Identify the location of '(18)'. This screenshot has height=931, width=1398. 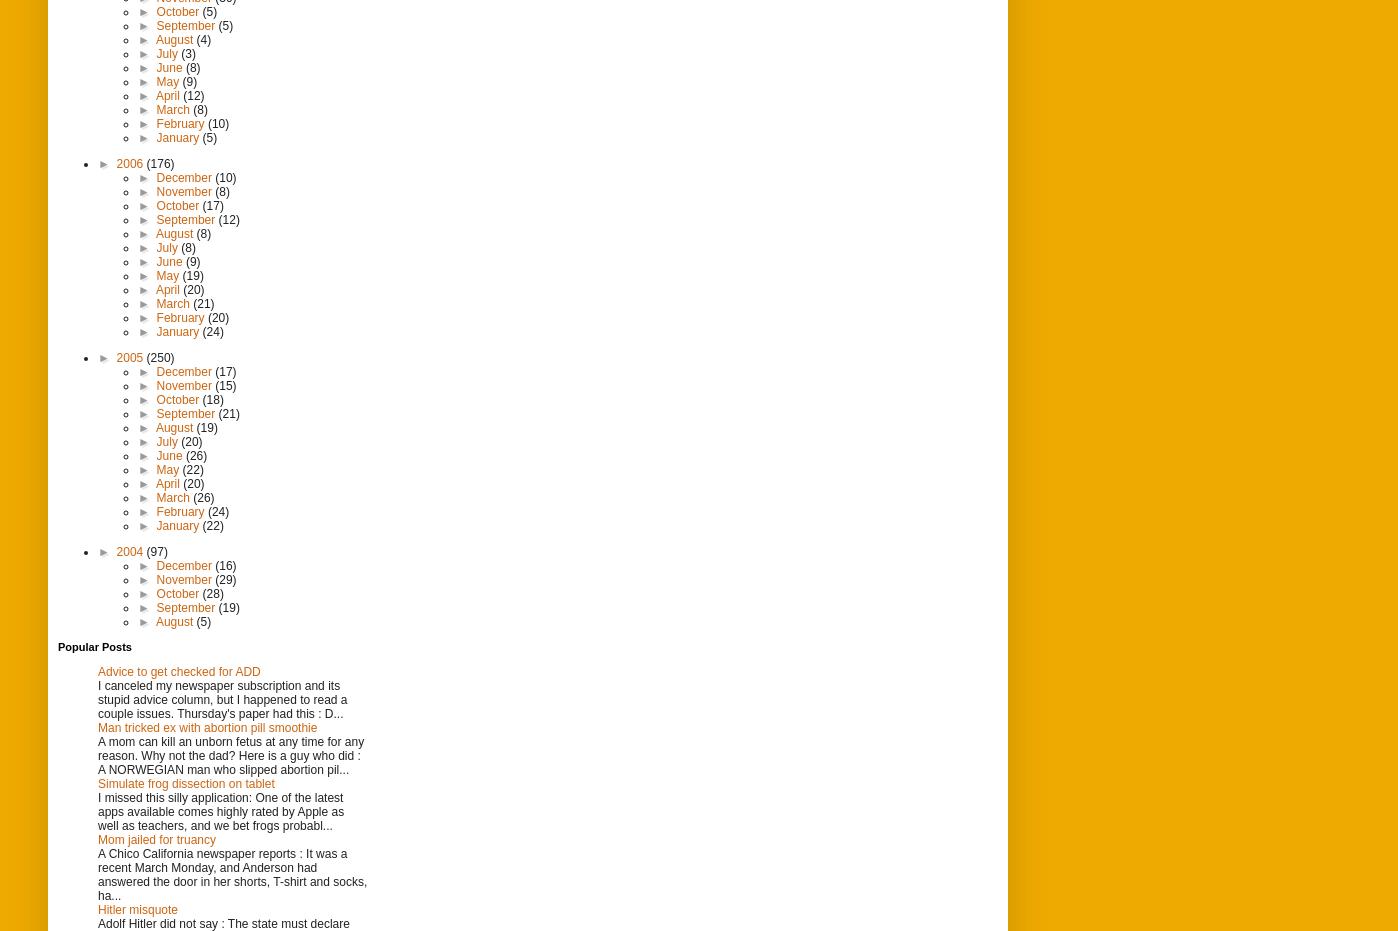
(212, 399).